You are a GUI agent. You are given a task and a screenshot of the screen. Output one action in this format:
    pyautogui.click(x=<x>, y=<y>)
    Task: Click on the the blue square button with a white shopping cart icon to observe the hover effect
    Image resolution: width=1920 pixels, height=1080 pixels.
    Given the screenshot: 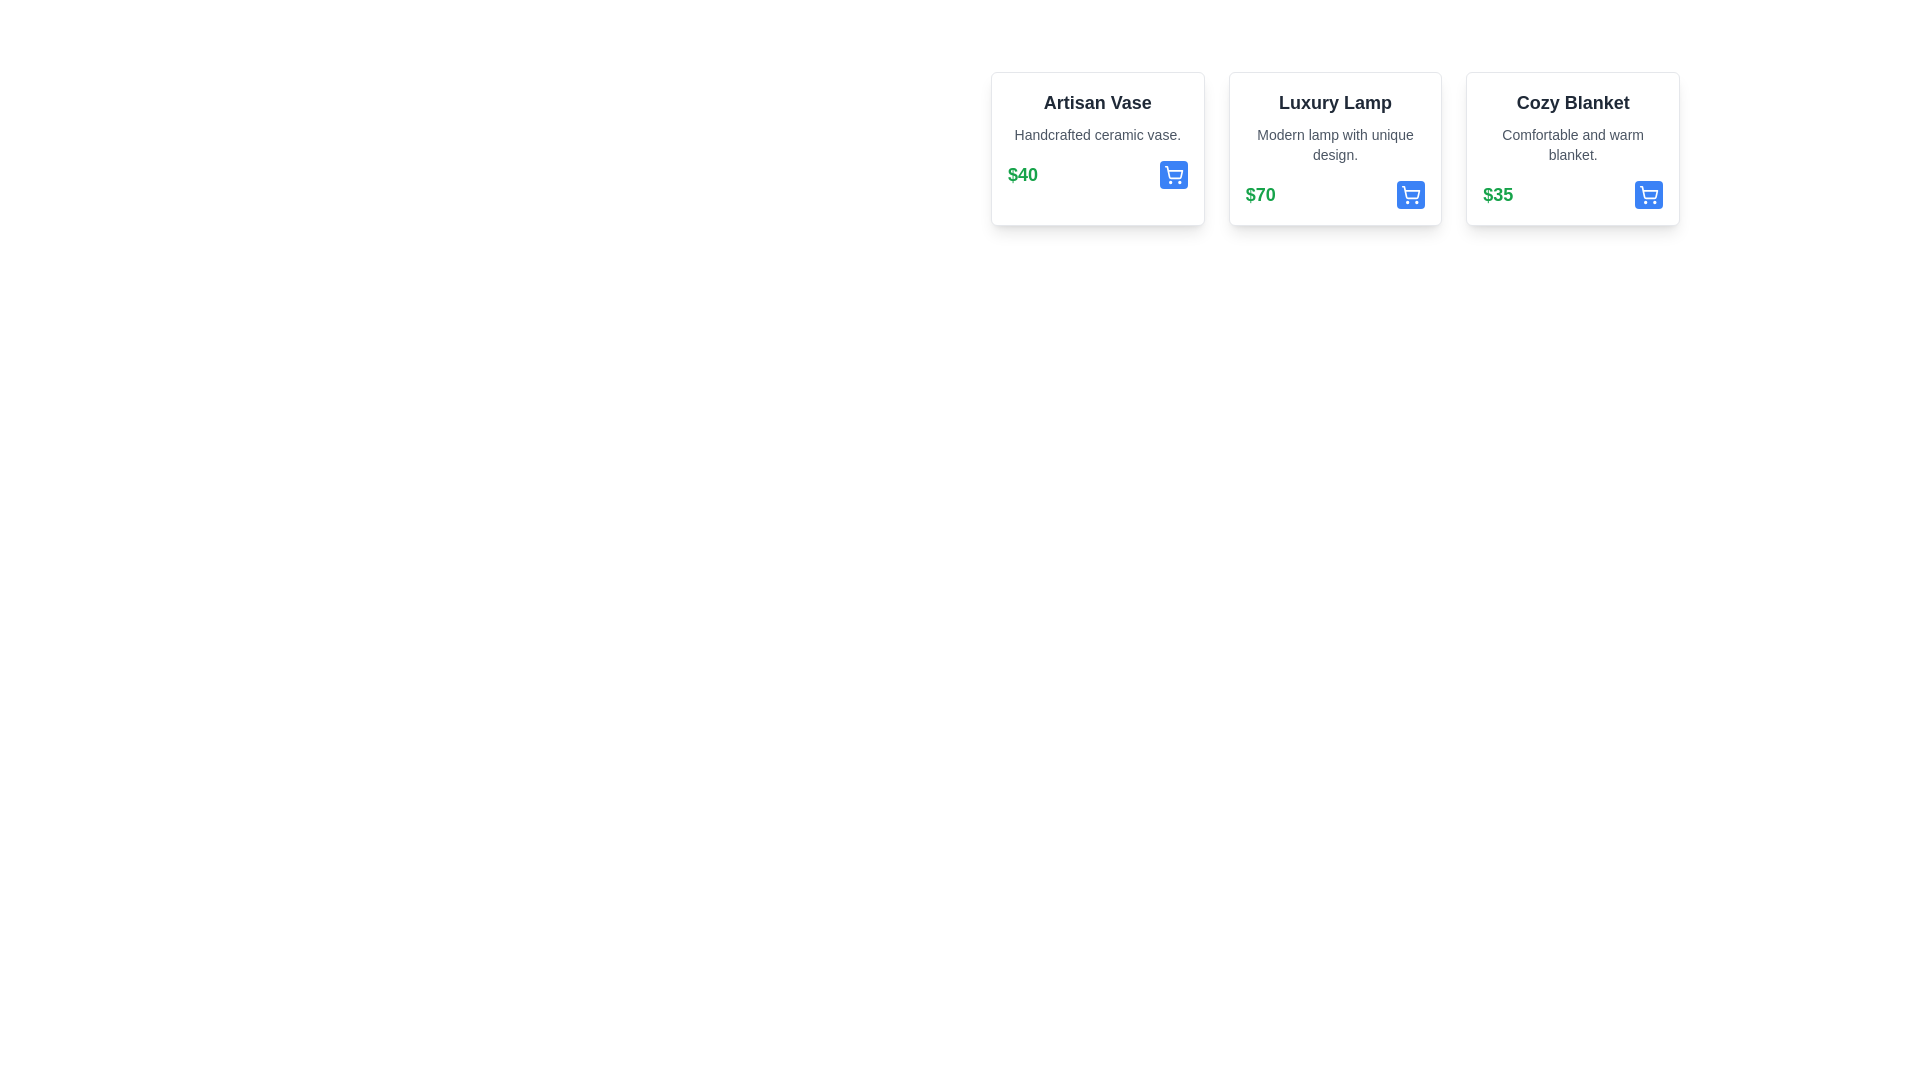 What is the action you would take?
    pyautogui.click(x=1410, y=195)
    